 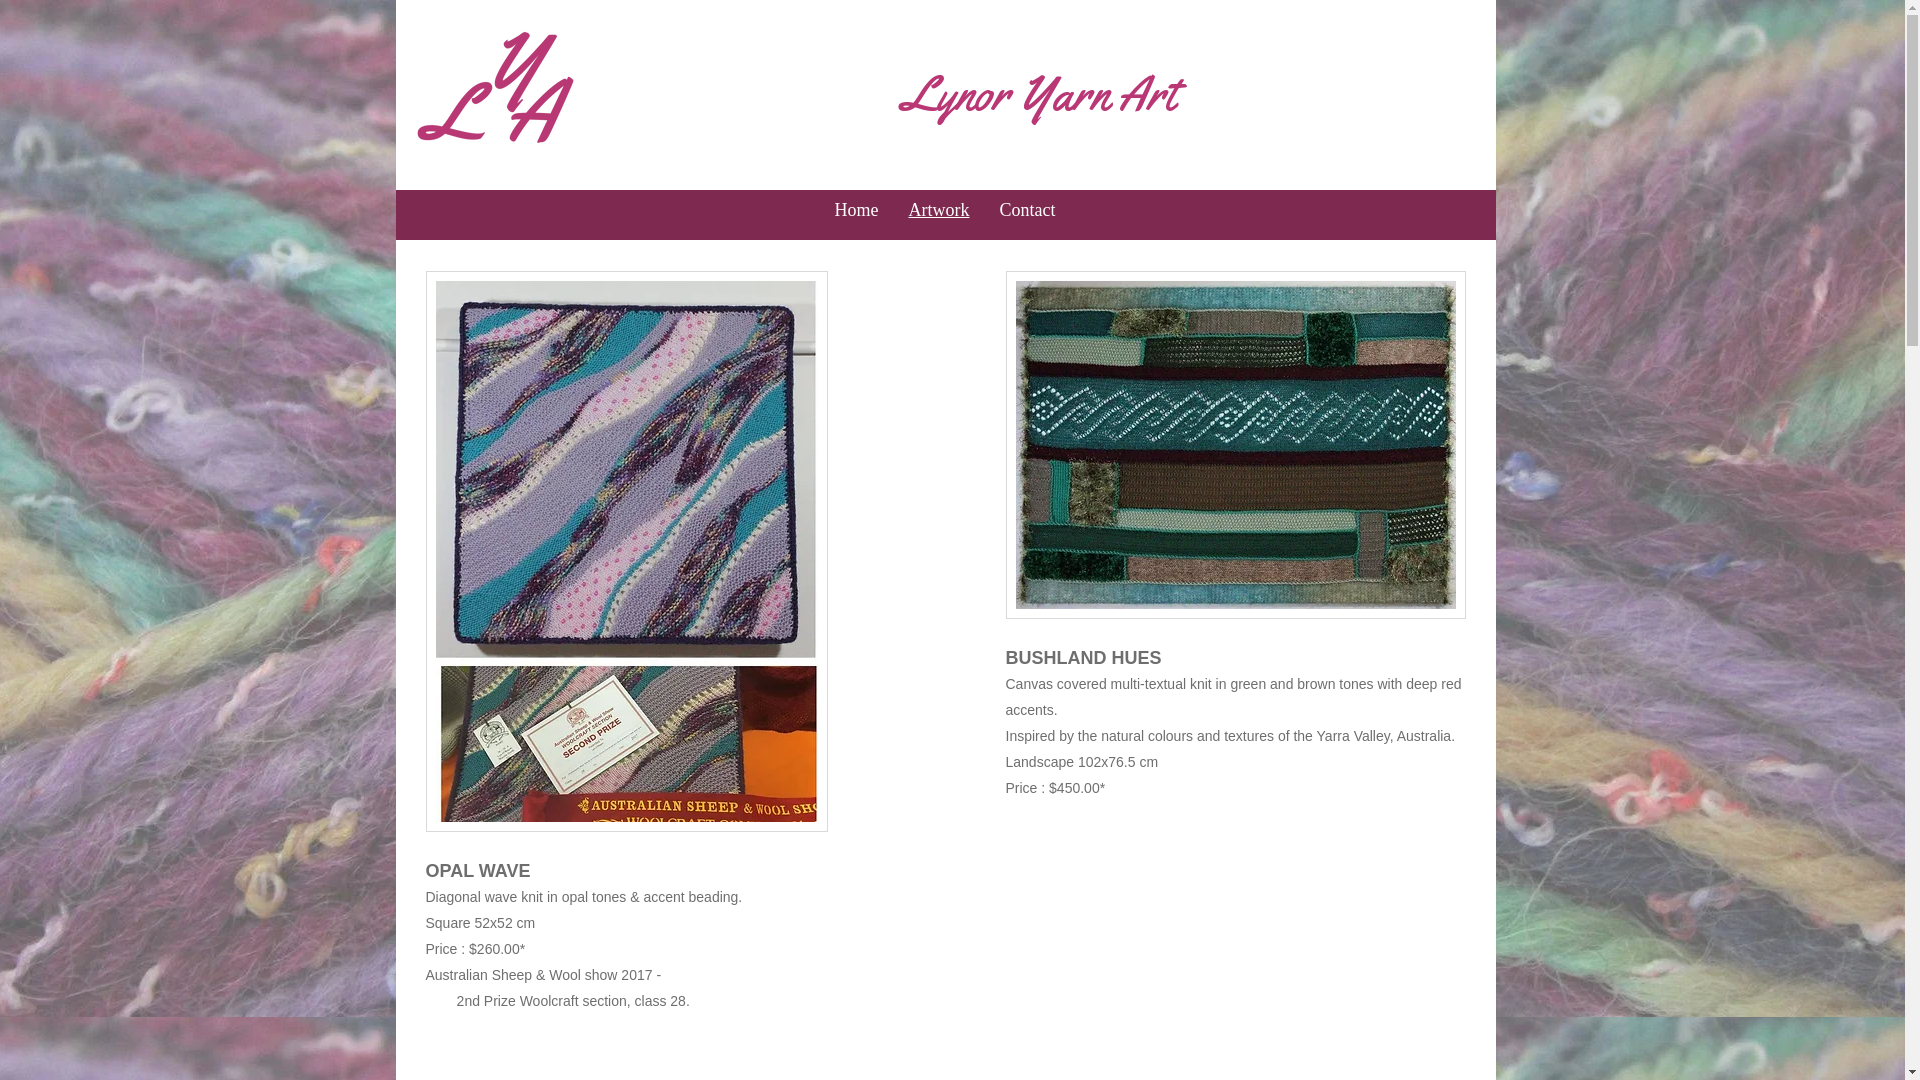 I want to click on 'Artwork', so click(x=938, y=209).